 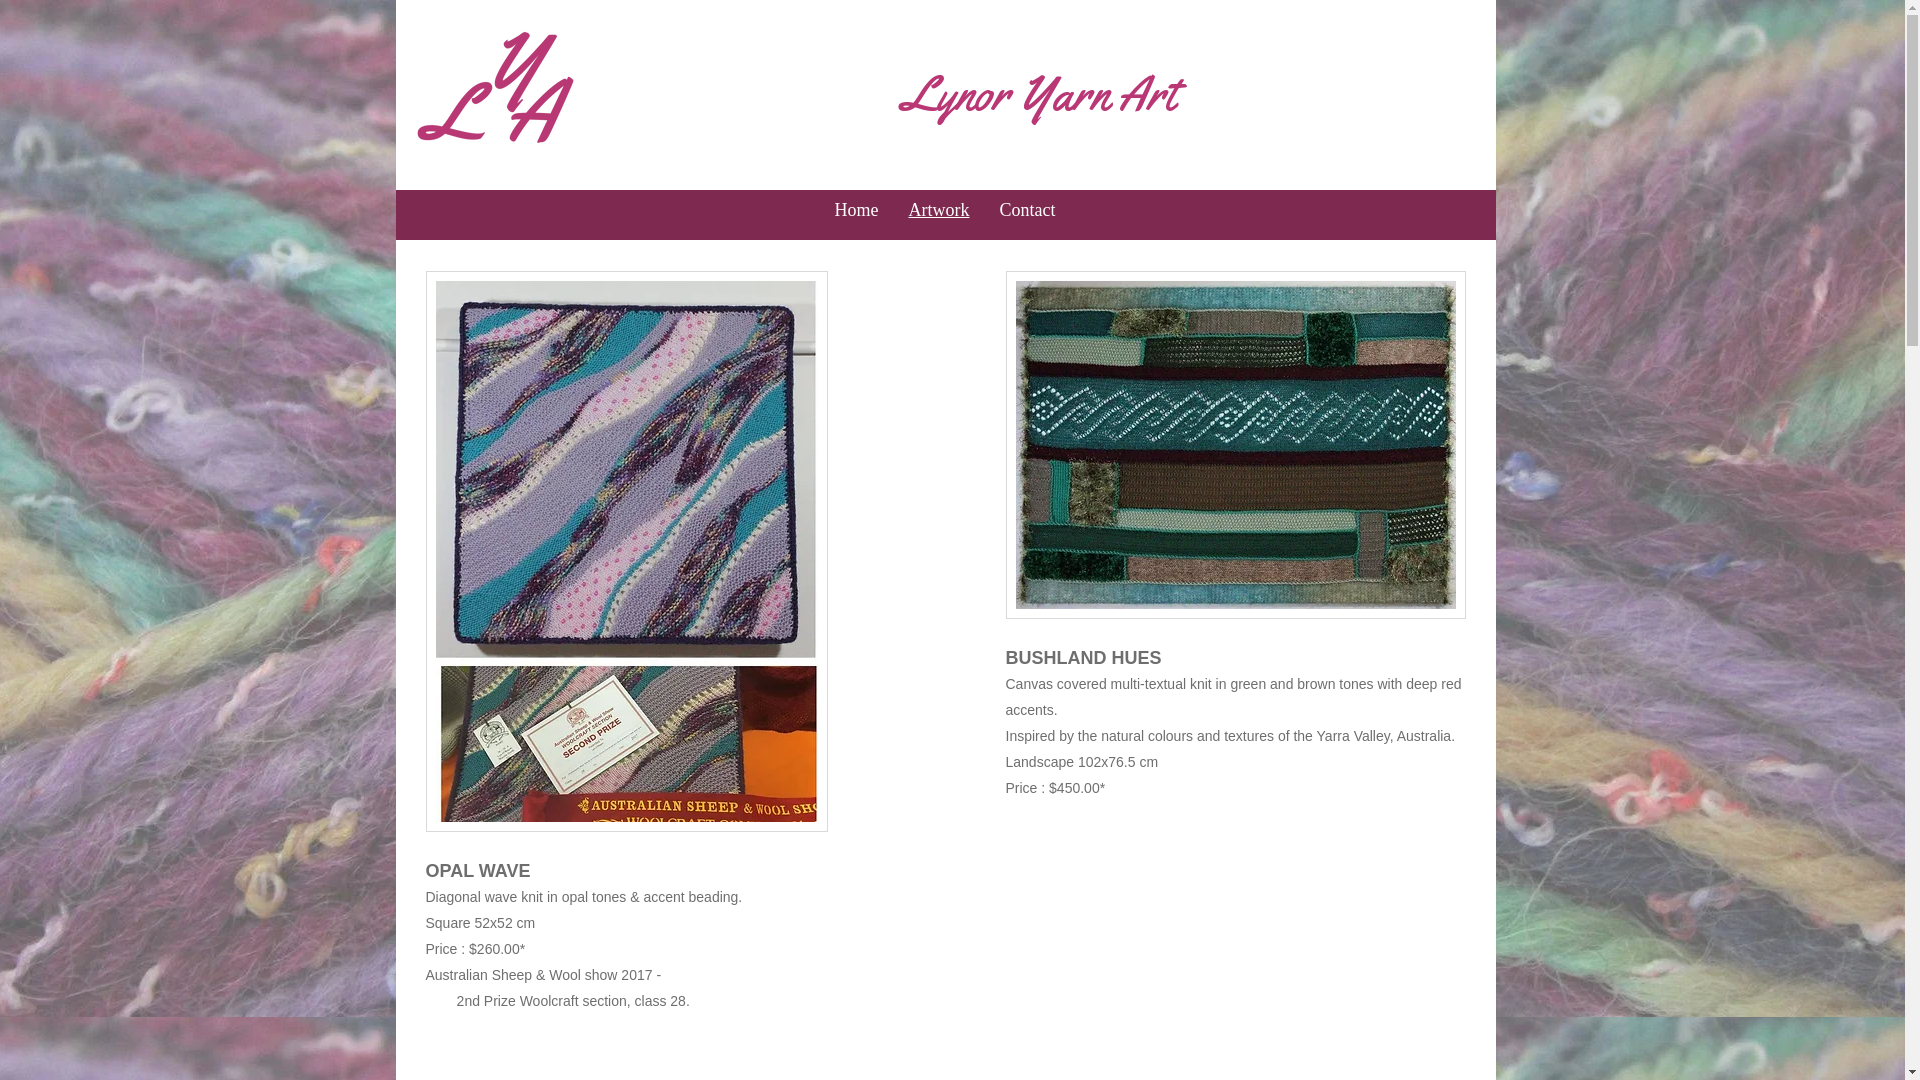 I want to click on 'Artwork', so click(x=938, y=209).